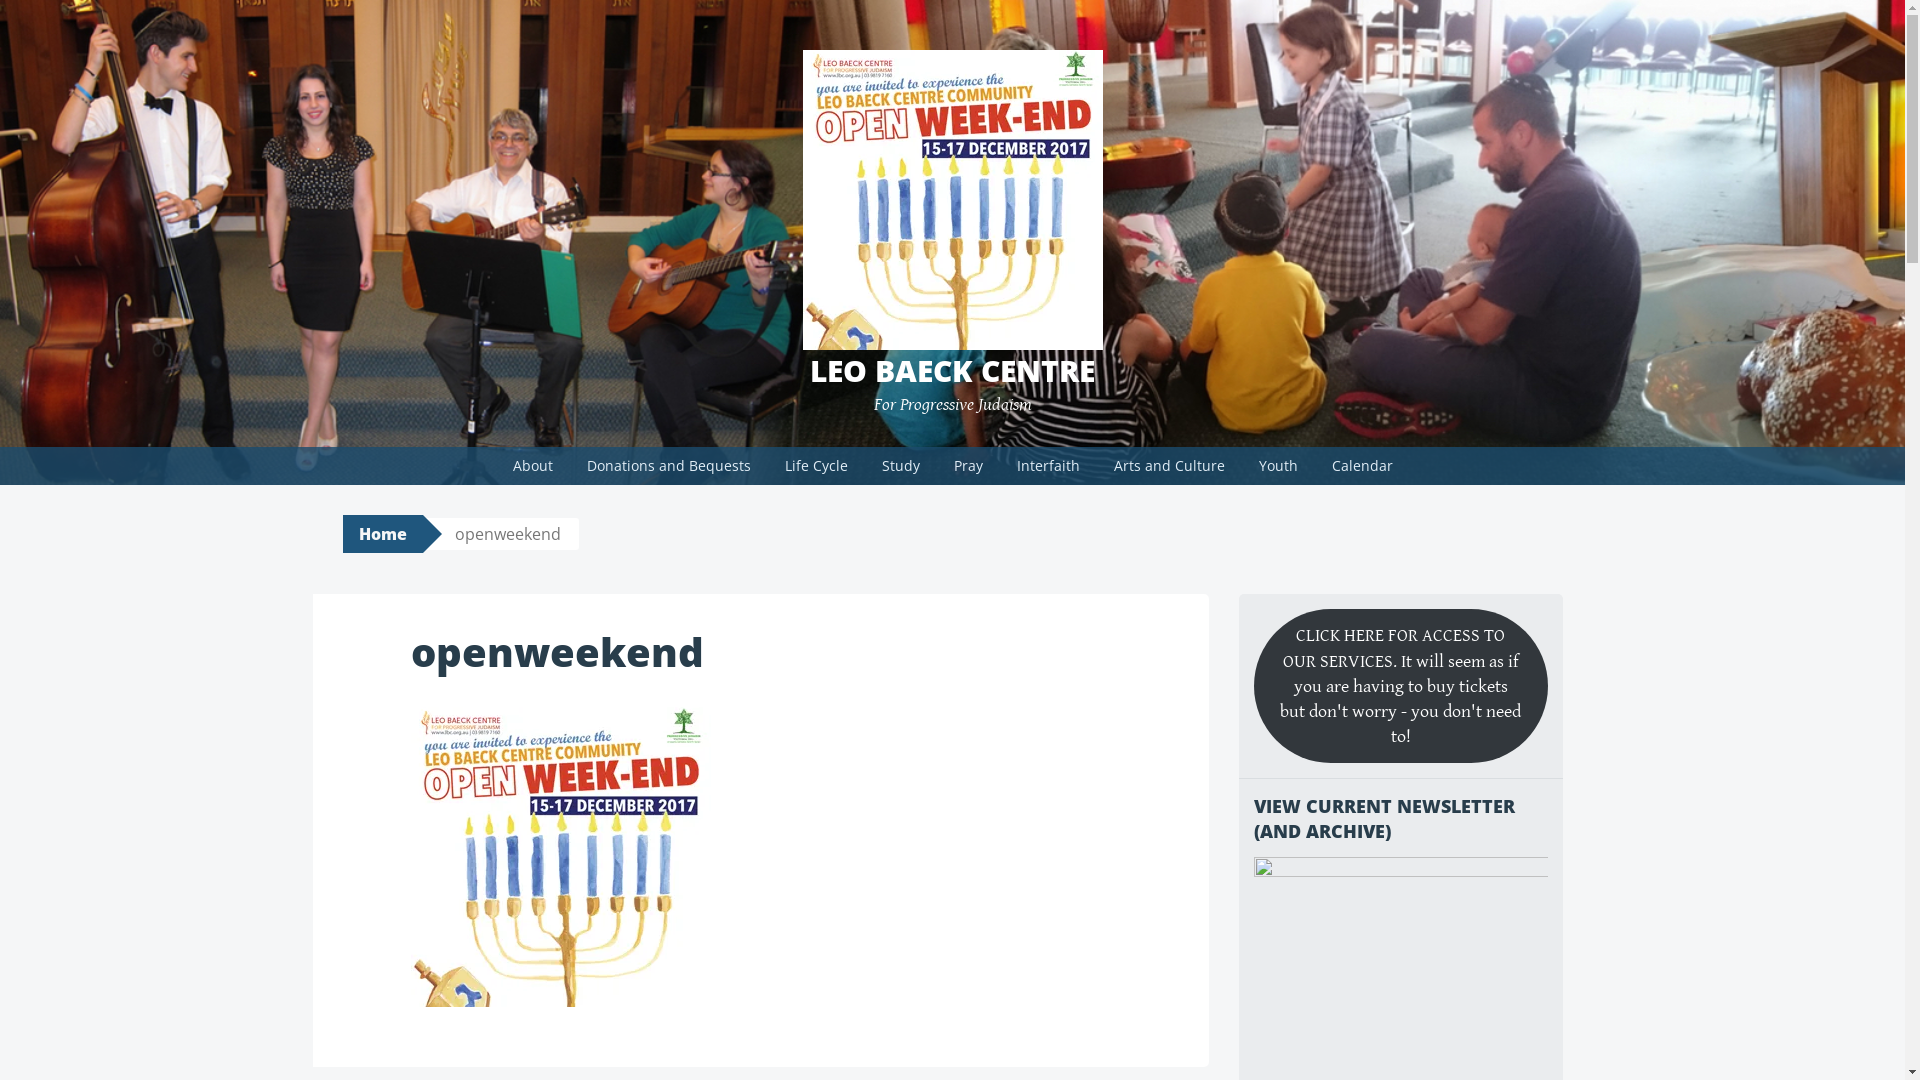 The width and height of the screenshot is (1920, 1080). What do you see at coordinates (936, 466) in the screenshot?
I see `'Pray'` at bounding box center [936, 466].